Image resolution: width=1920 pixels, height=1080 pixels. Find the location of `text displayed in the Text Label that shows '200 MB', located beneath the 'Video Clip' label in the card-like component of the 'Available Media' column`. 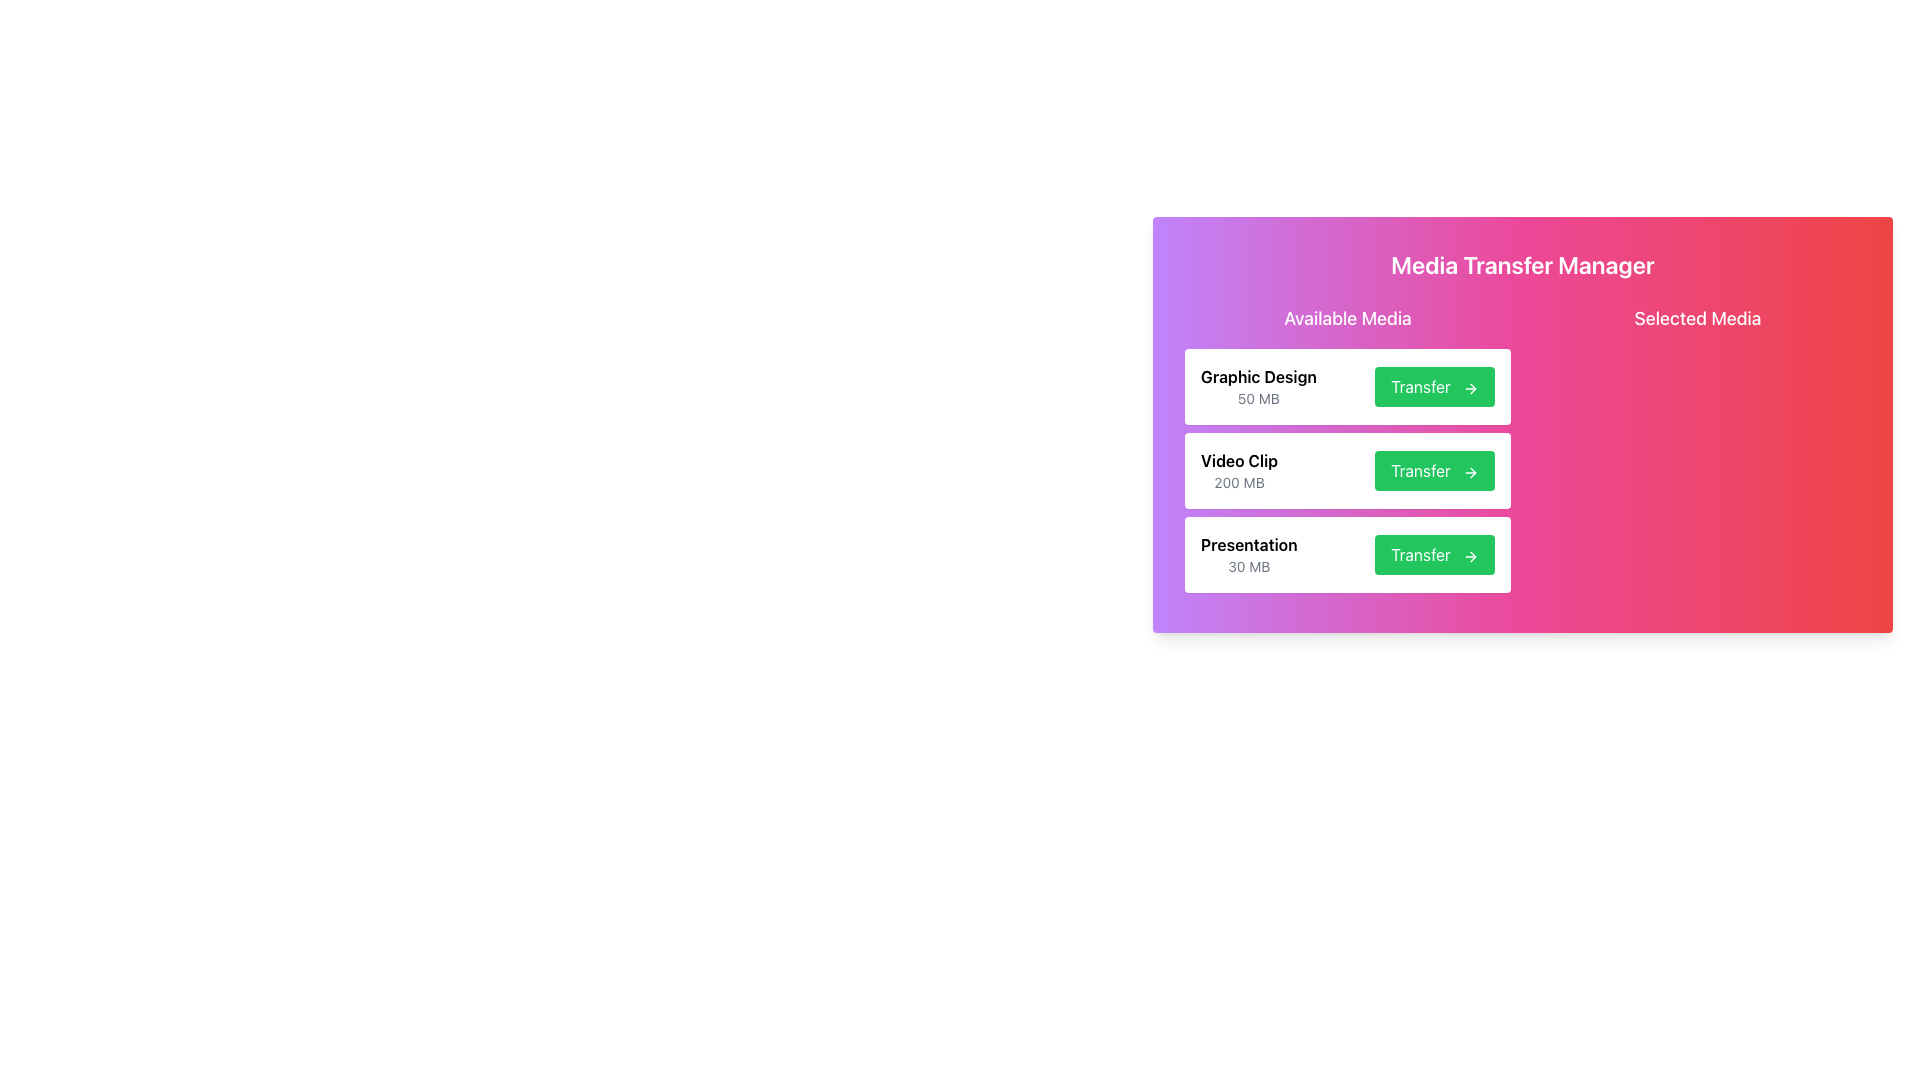

text displayed in the Text Label that shows '200 MB', located beneath the 'Video Clip' label in the card-like component of the 'Available Media' column is located at coordinates (1238, 482).